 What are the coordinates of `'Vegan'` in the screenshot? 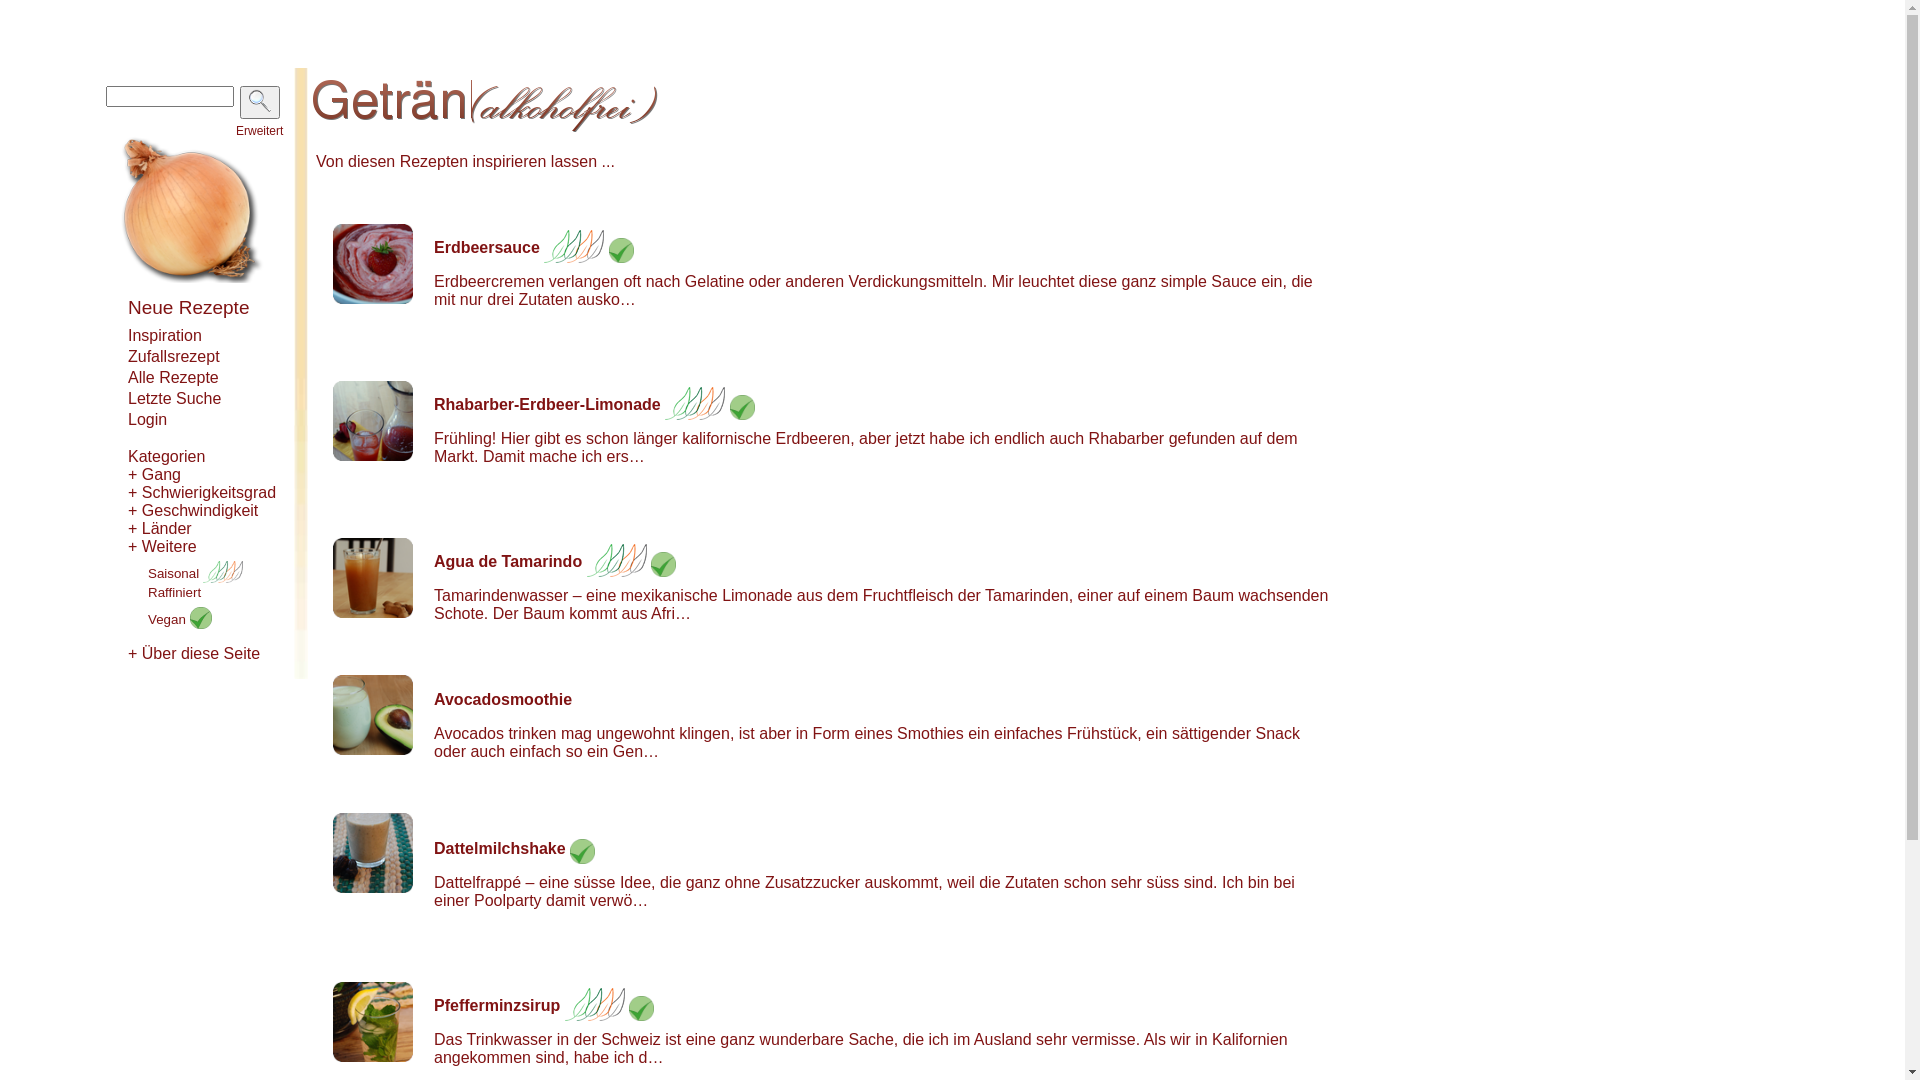 It's located at (180, 618).